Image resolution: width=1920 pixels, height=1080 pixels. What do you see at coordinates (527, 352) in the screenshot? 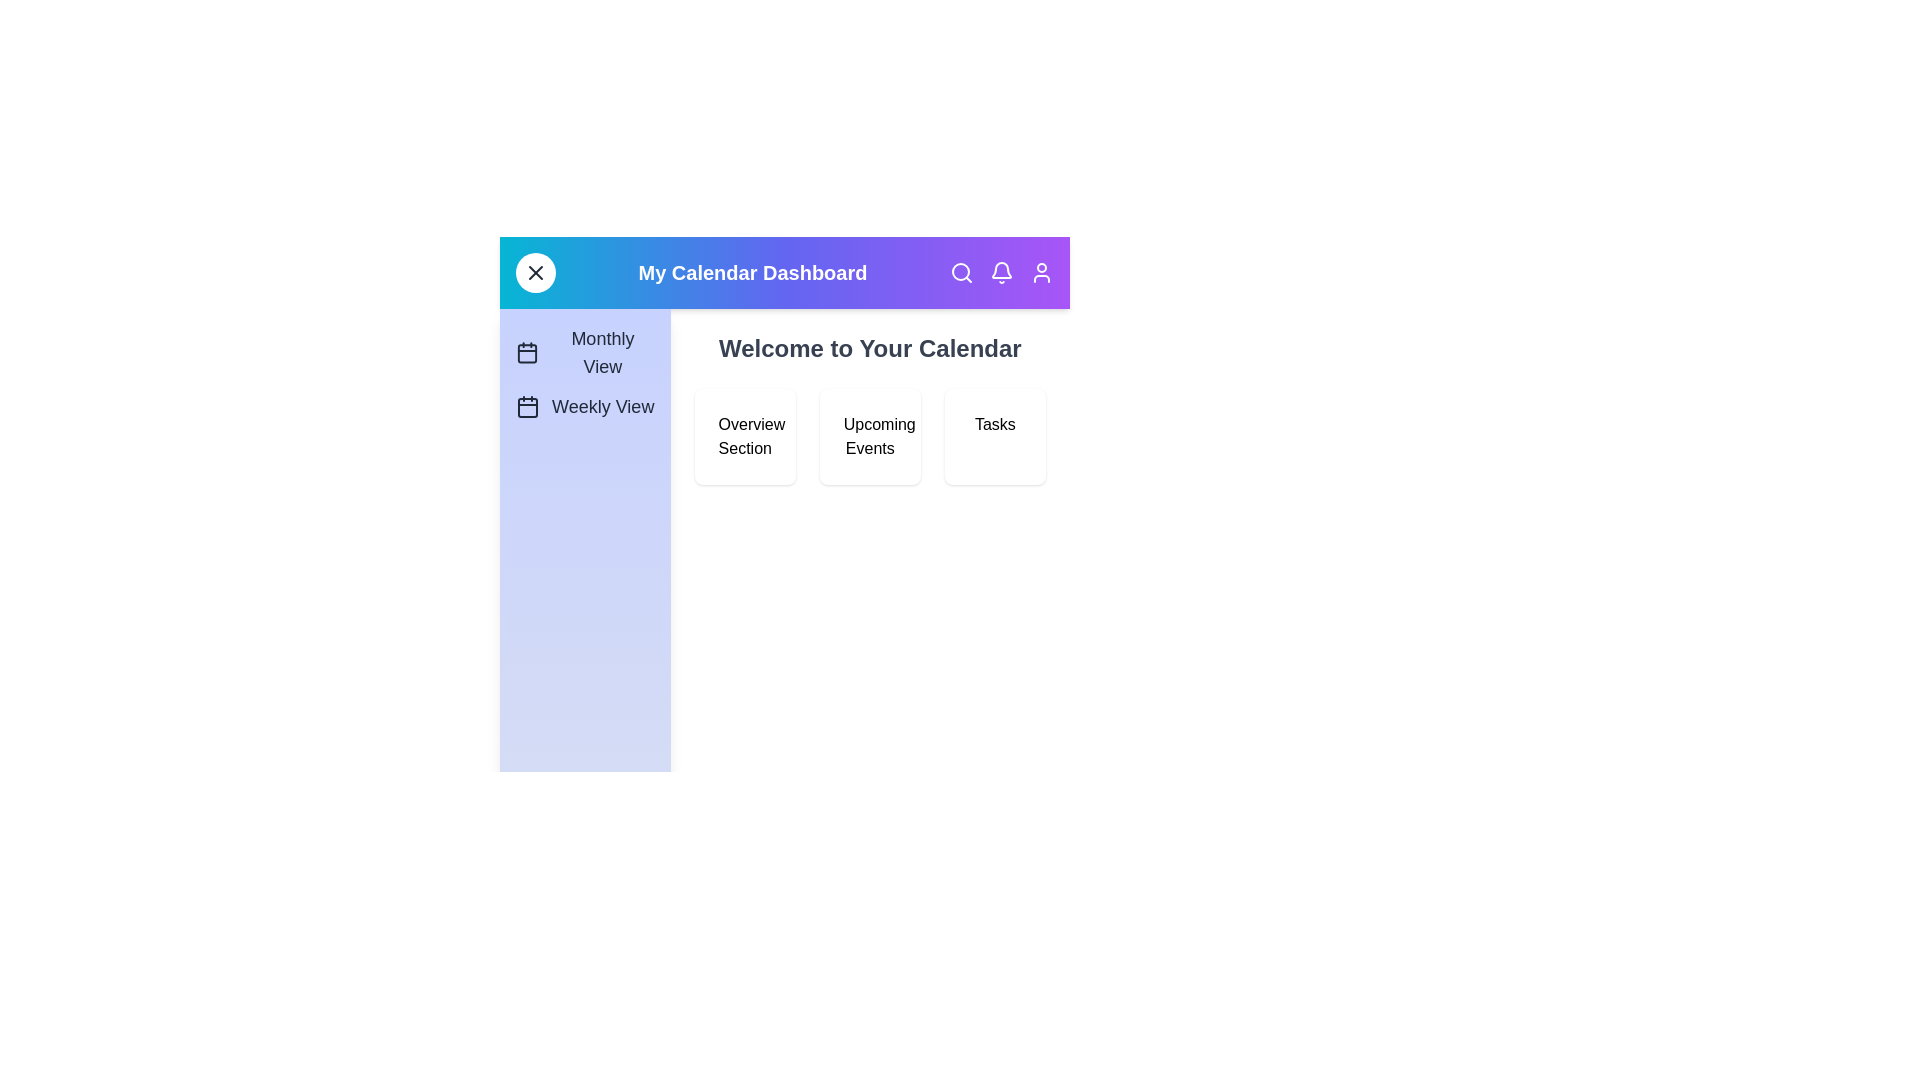
I see `the 'Monthly View' calendar icon located in the navigation sidebar, which is positioned adjacent to the text label 'Monthly View'` at bounding box center [527, 352].